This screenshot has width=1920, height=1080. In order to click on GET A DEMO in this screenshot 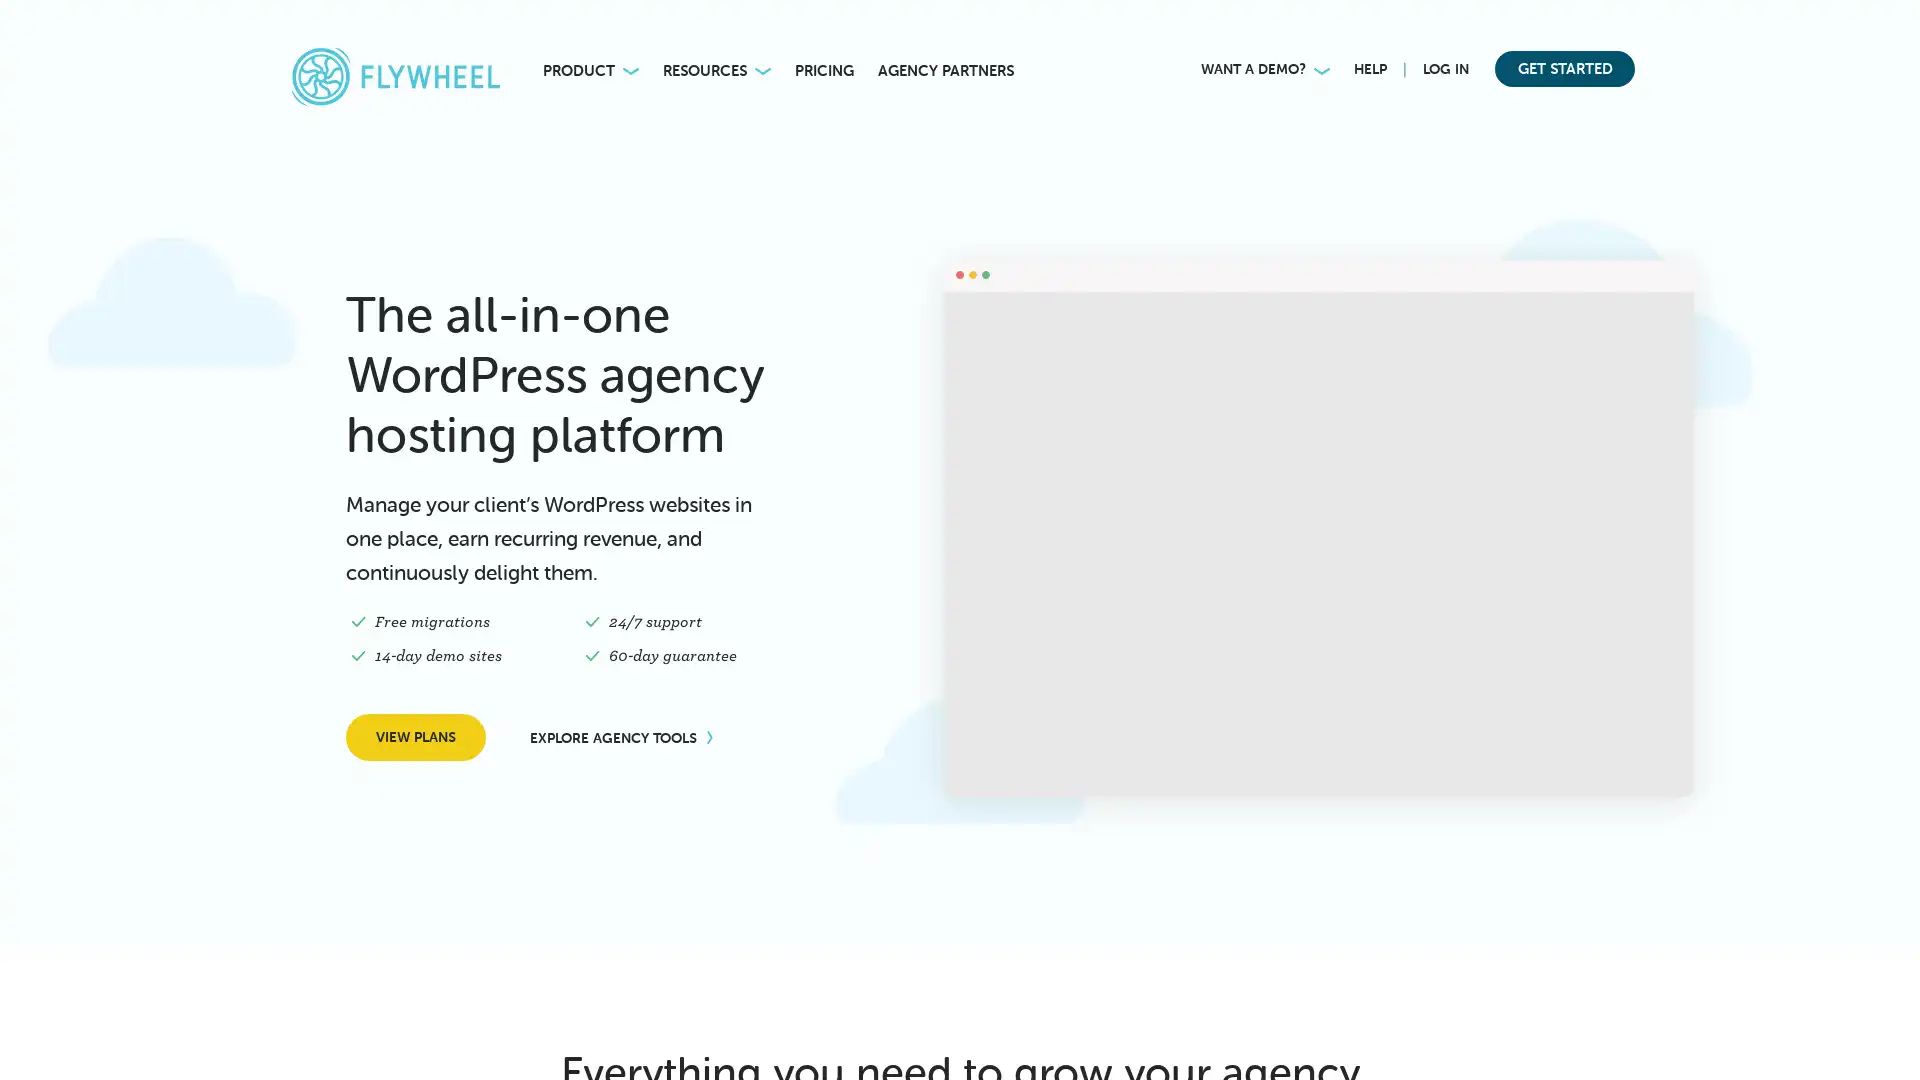, I will do `click(346, 1033)`.